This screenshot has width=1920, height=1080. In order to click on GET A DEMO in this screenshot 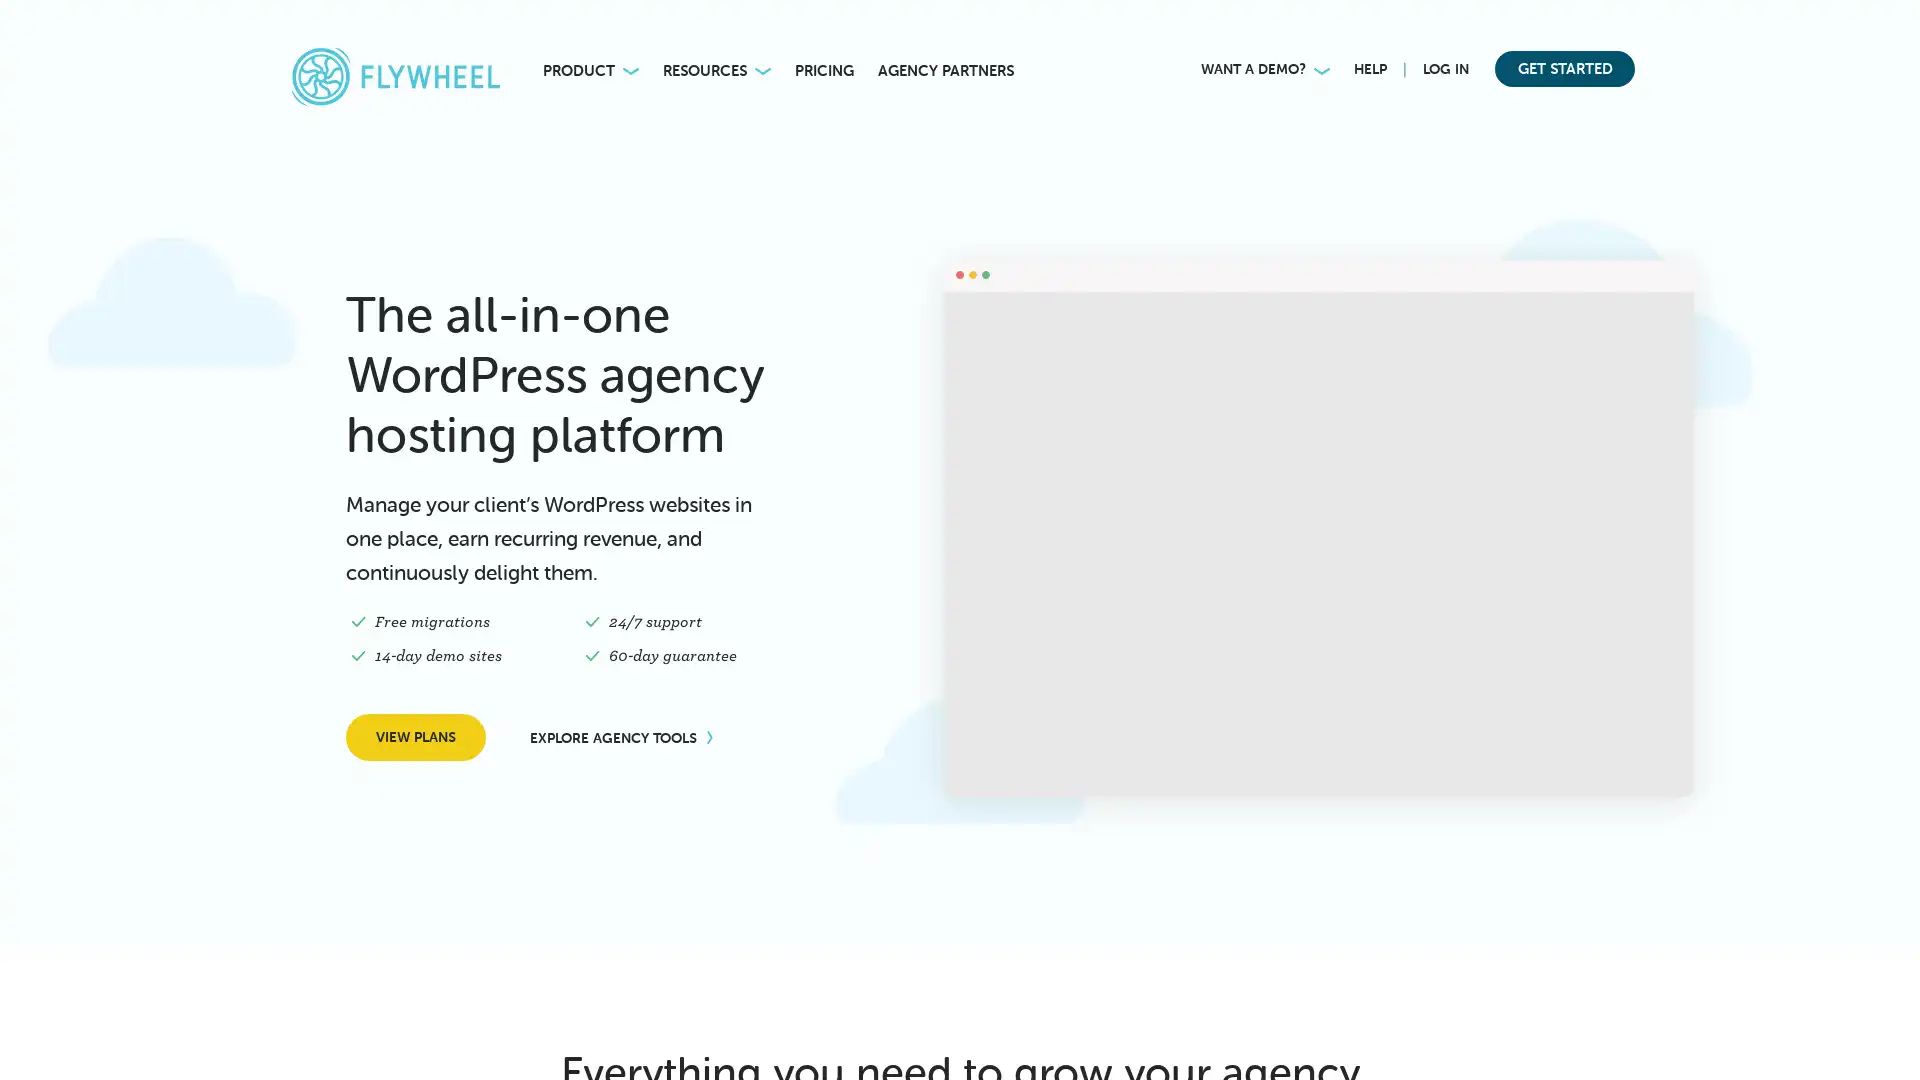, I will do `click(346, 1033)`.